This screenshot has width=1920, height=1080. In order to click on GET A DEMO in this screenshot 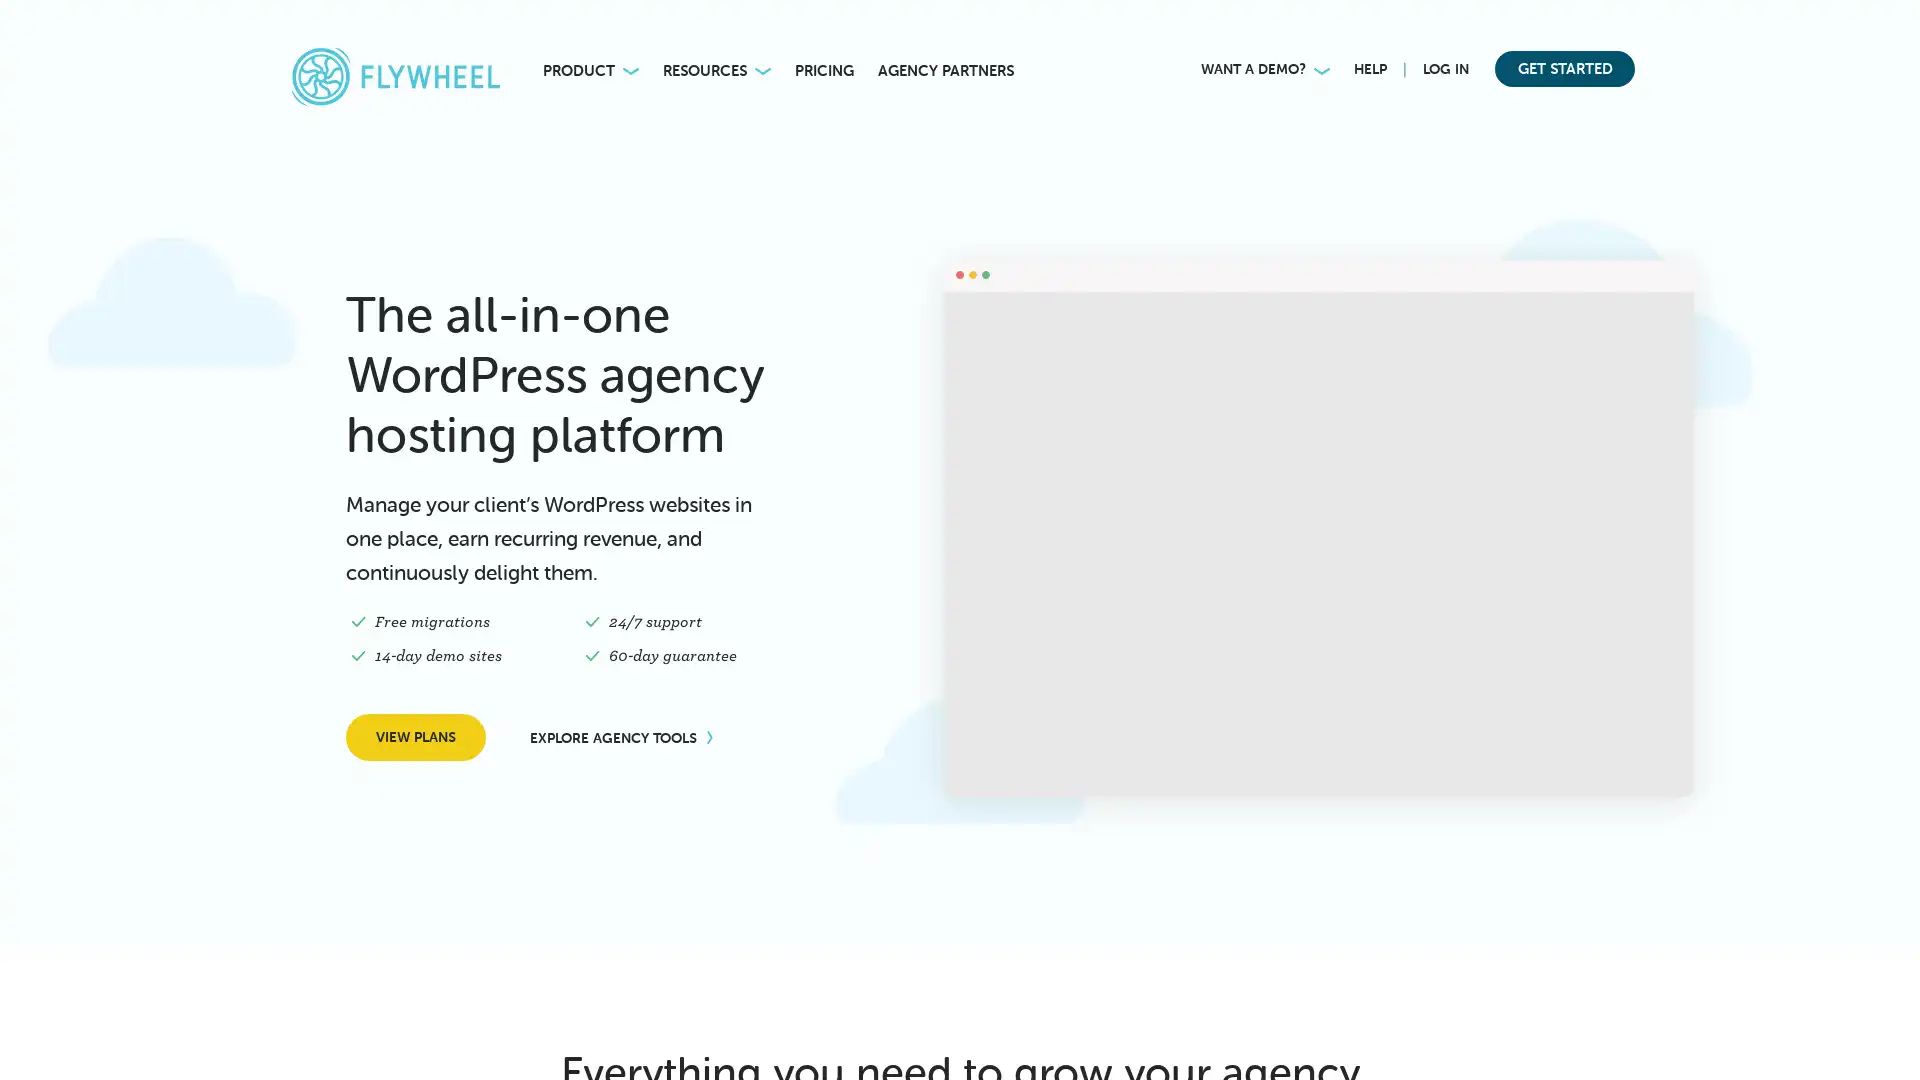, I will do `click(346, 1033)`.